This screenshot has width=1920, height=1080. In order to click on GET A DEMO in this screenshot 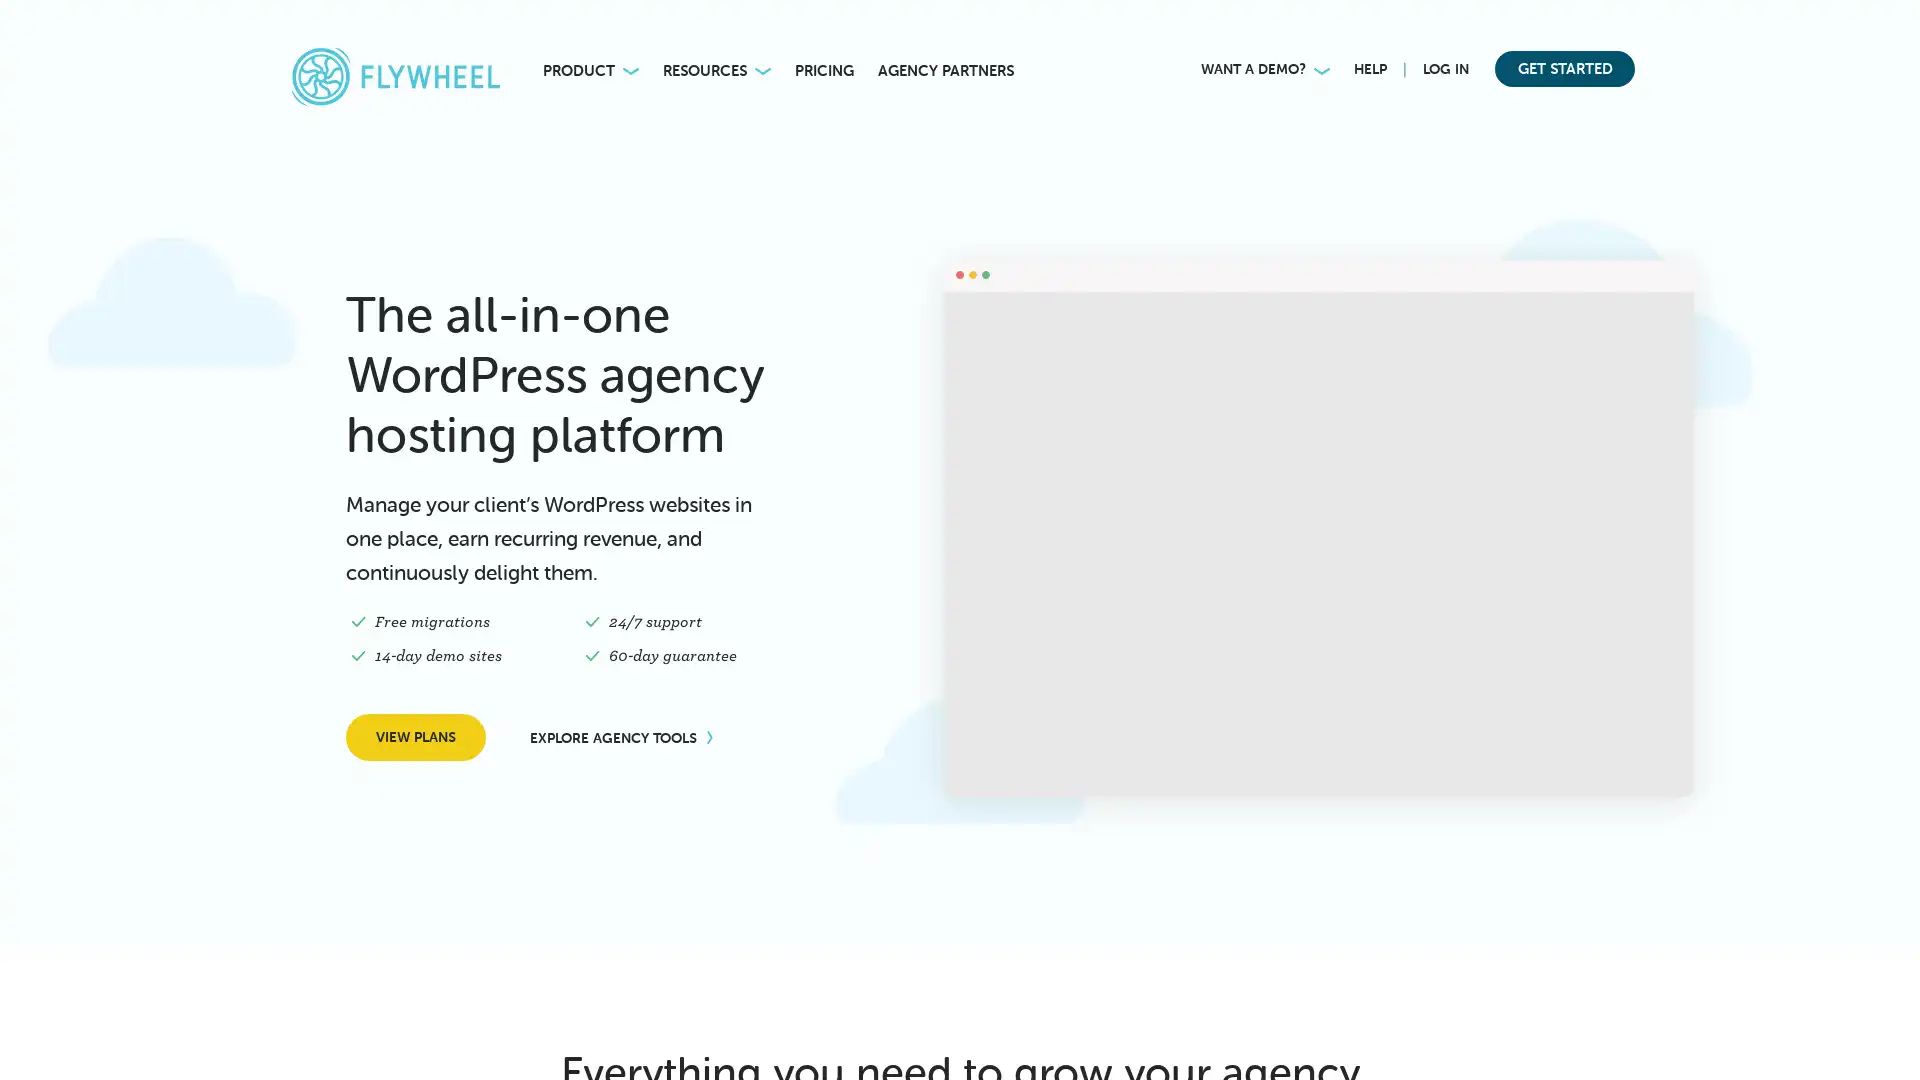, I will do `click(346, 1033)`.